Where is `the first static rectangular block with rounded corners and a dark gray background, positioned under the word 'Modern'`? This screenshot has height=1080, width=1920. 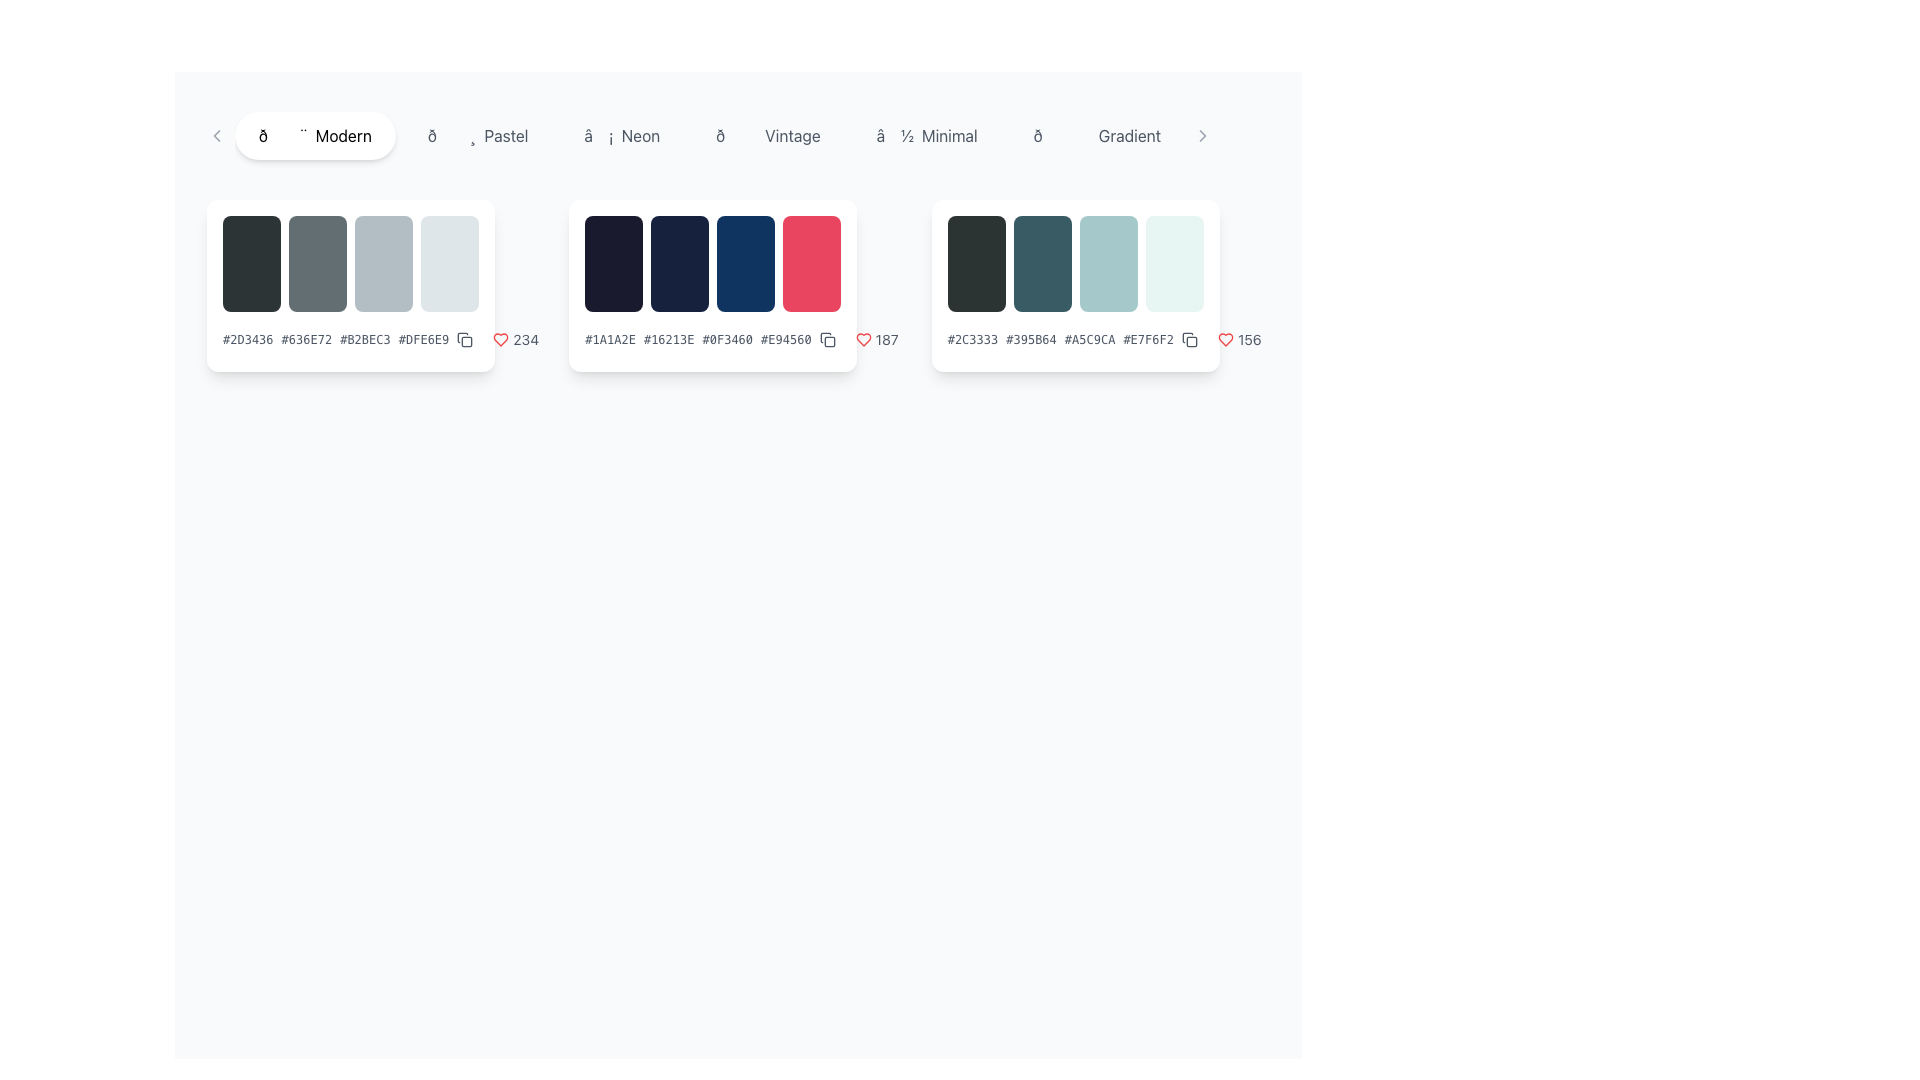 the first static rectangular block with rounded corners and a dark gray background, positioned under the word 'Modern' is located at coordinates (251, 262).